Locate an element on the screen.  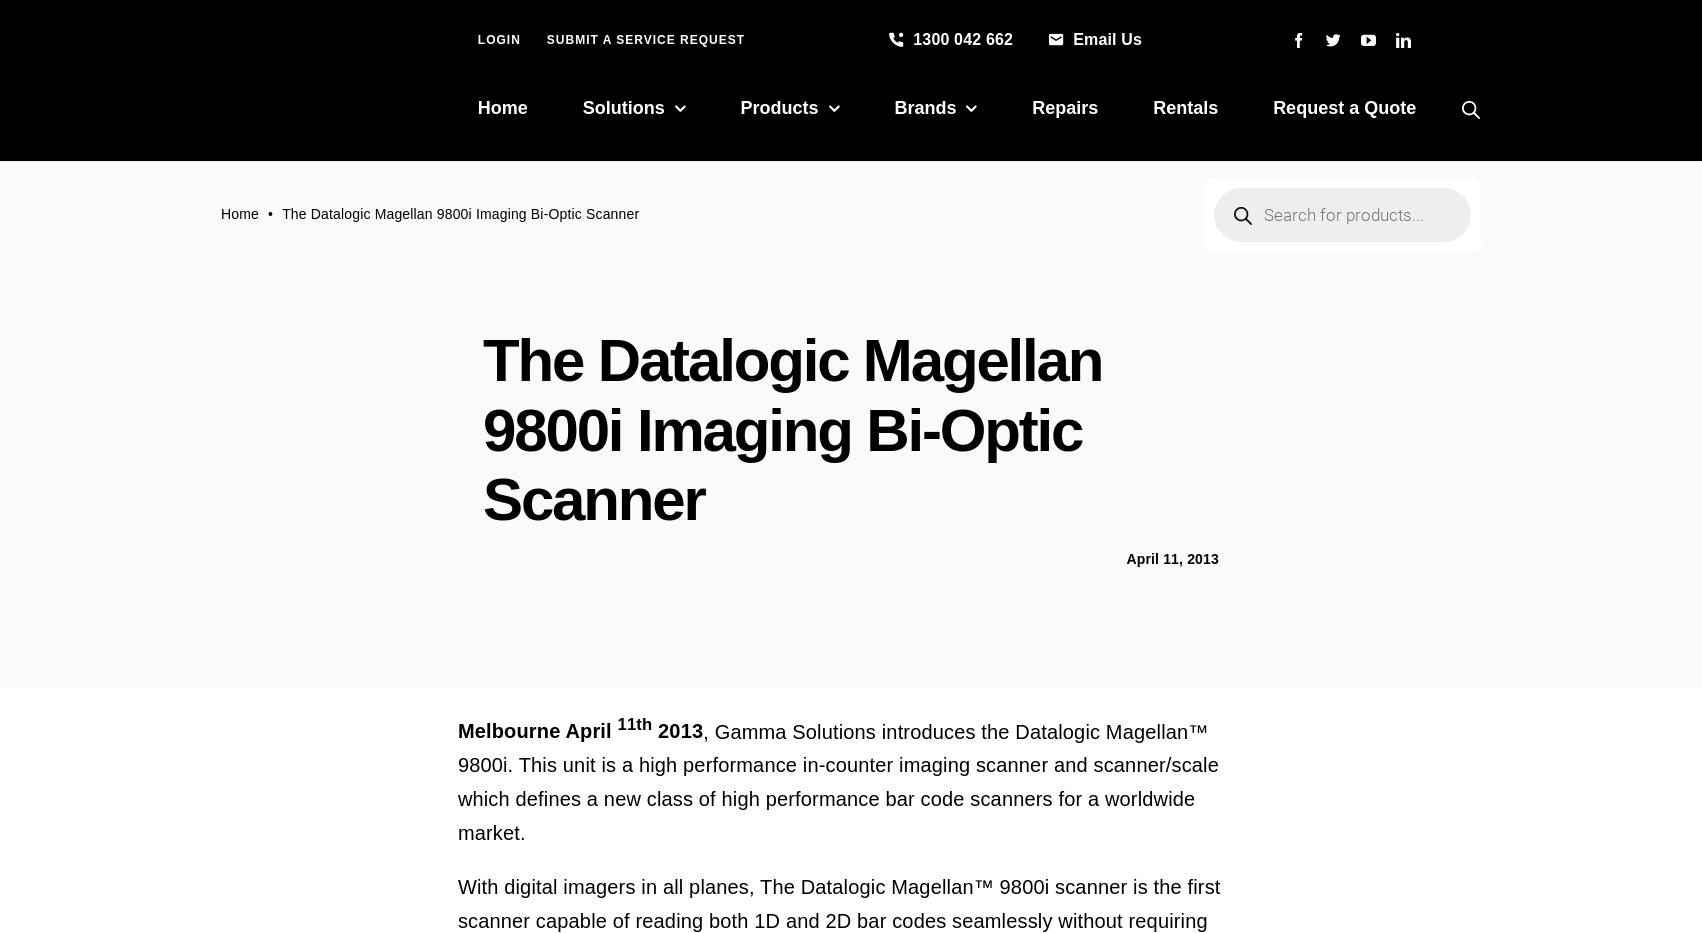
'Barcode Scanners' is located at coordinates (819, 292).